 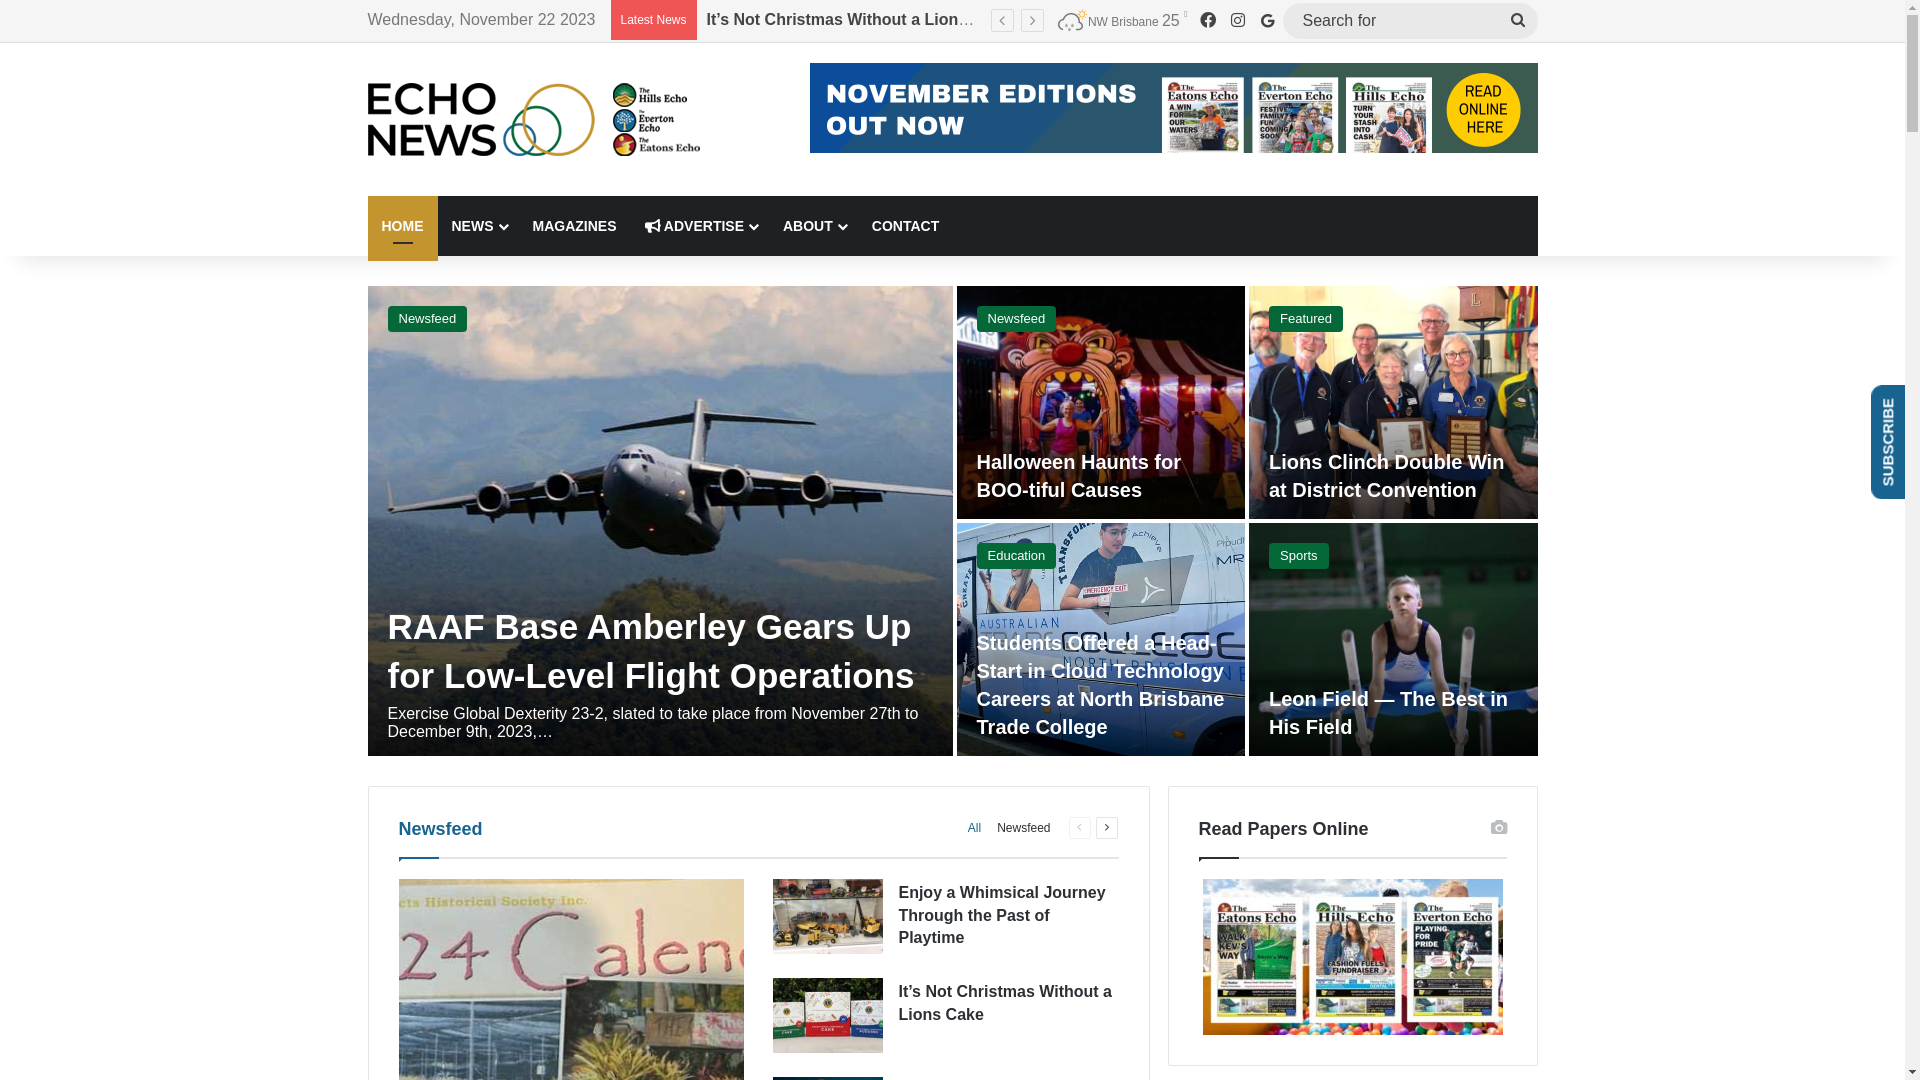 I want to click on 'ABOUT', so click(x=767, y=225).